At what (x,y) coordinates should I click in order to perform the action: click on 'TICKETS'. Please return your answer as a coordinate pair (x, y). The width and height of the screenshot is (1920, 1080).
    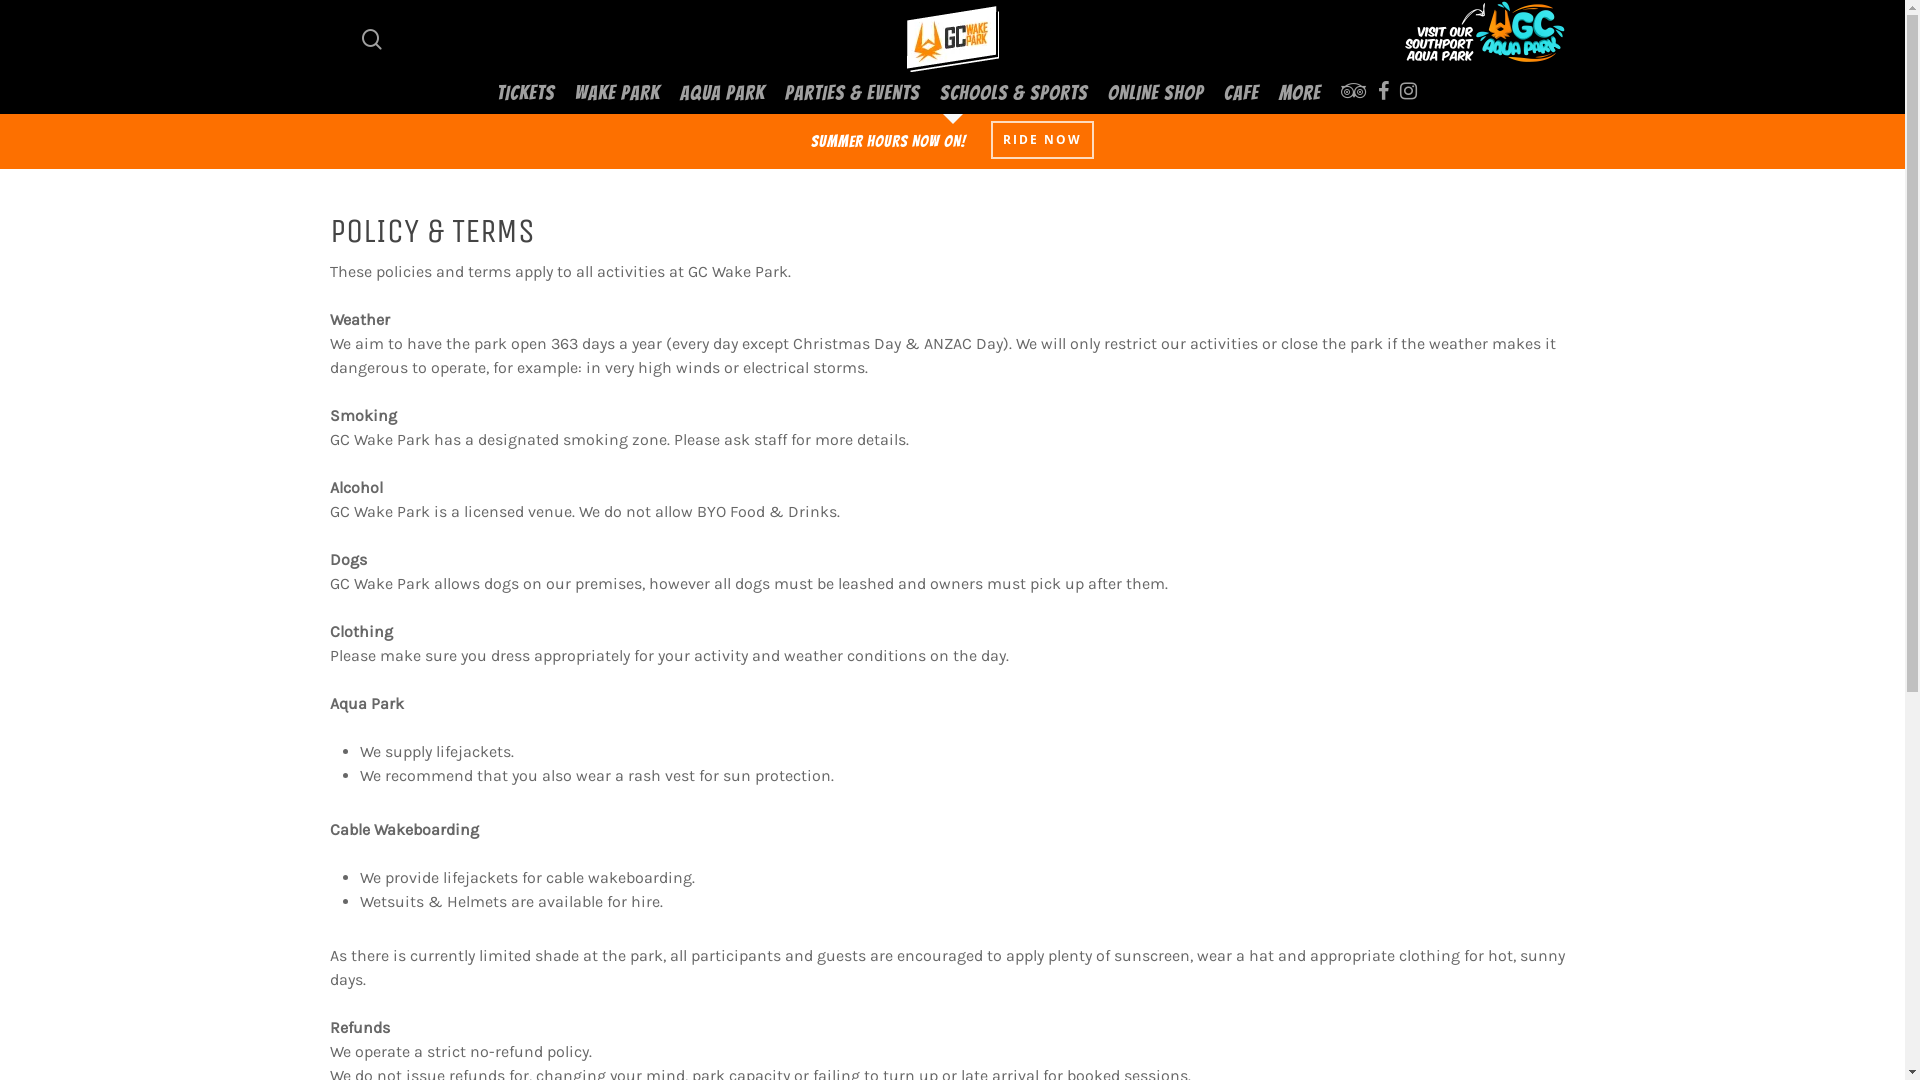
    Looking at the image, I should click on (526, 92).